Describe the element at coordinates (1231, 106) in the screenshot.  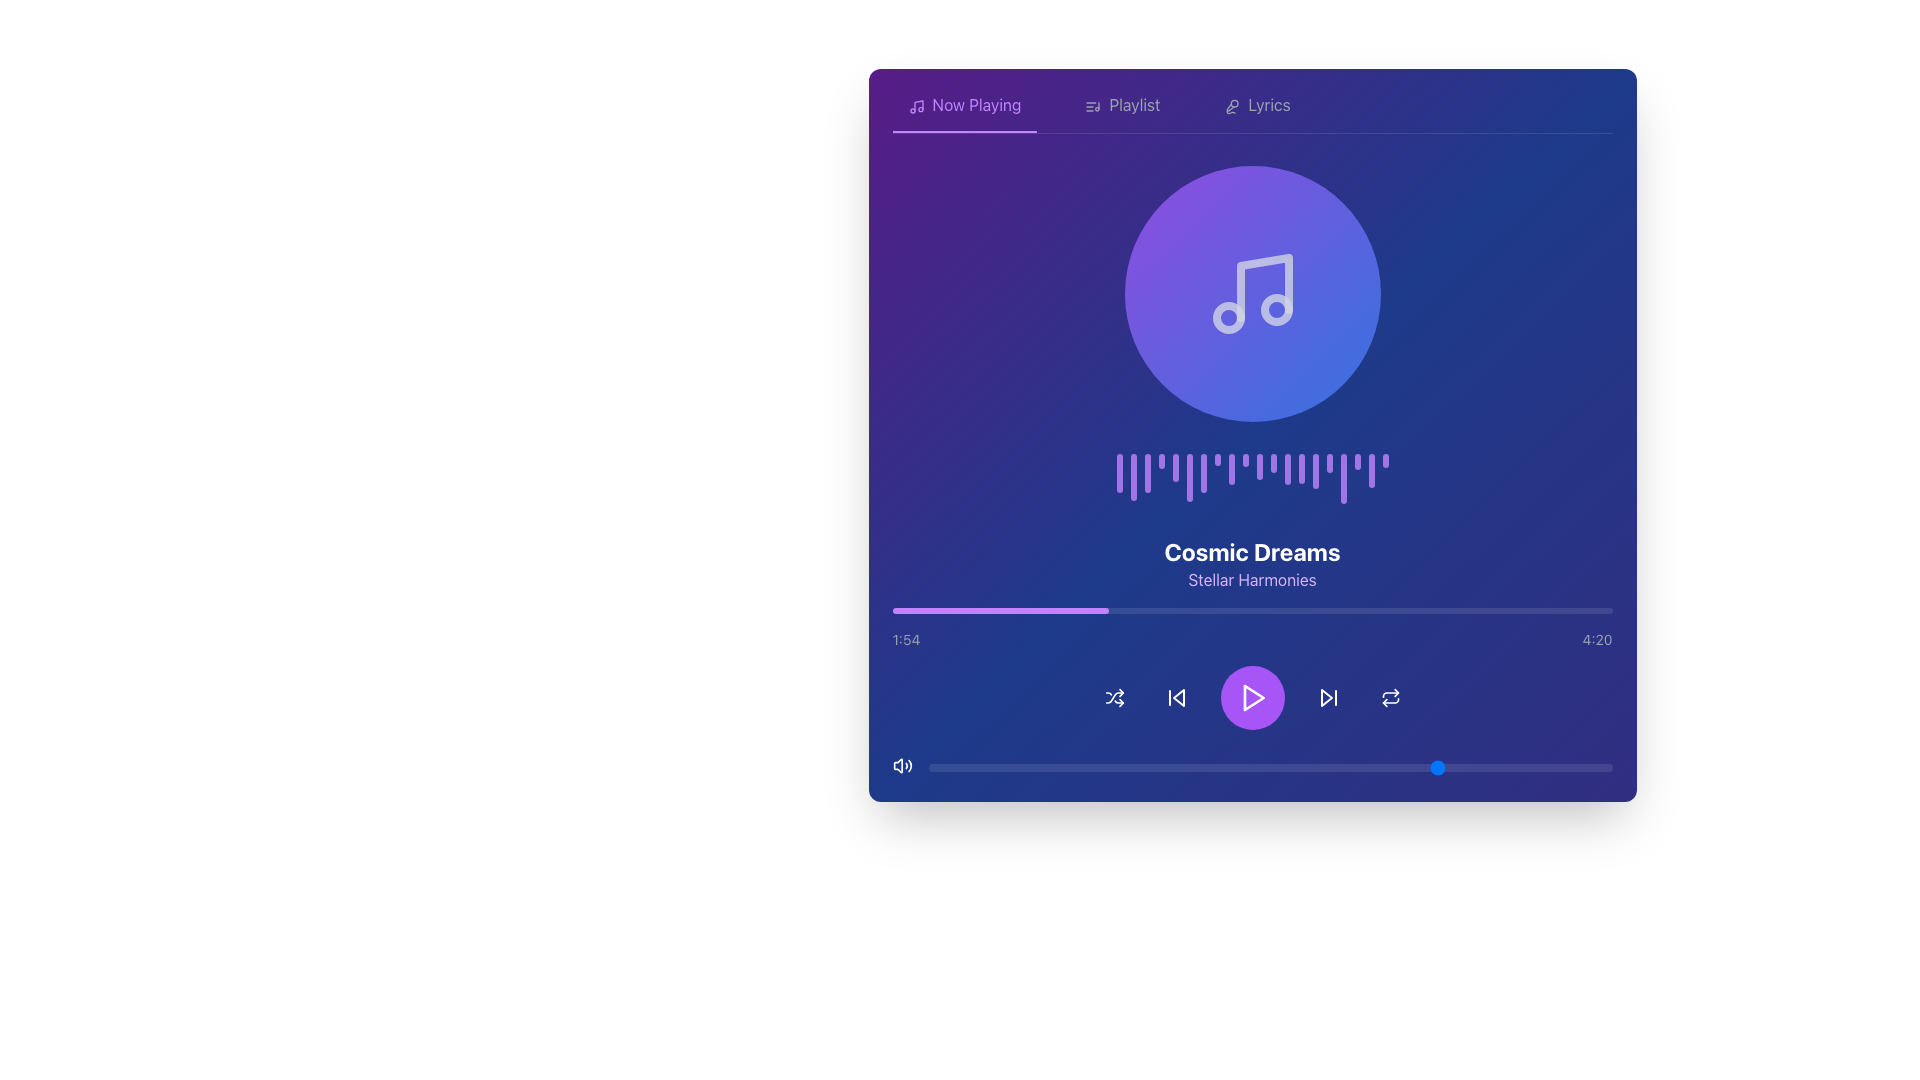
I see `the microphone icon representing the 'Lyrics' feature, located to the left of the 'Lyrics' label in the top navigation bar` at that location.